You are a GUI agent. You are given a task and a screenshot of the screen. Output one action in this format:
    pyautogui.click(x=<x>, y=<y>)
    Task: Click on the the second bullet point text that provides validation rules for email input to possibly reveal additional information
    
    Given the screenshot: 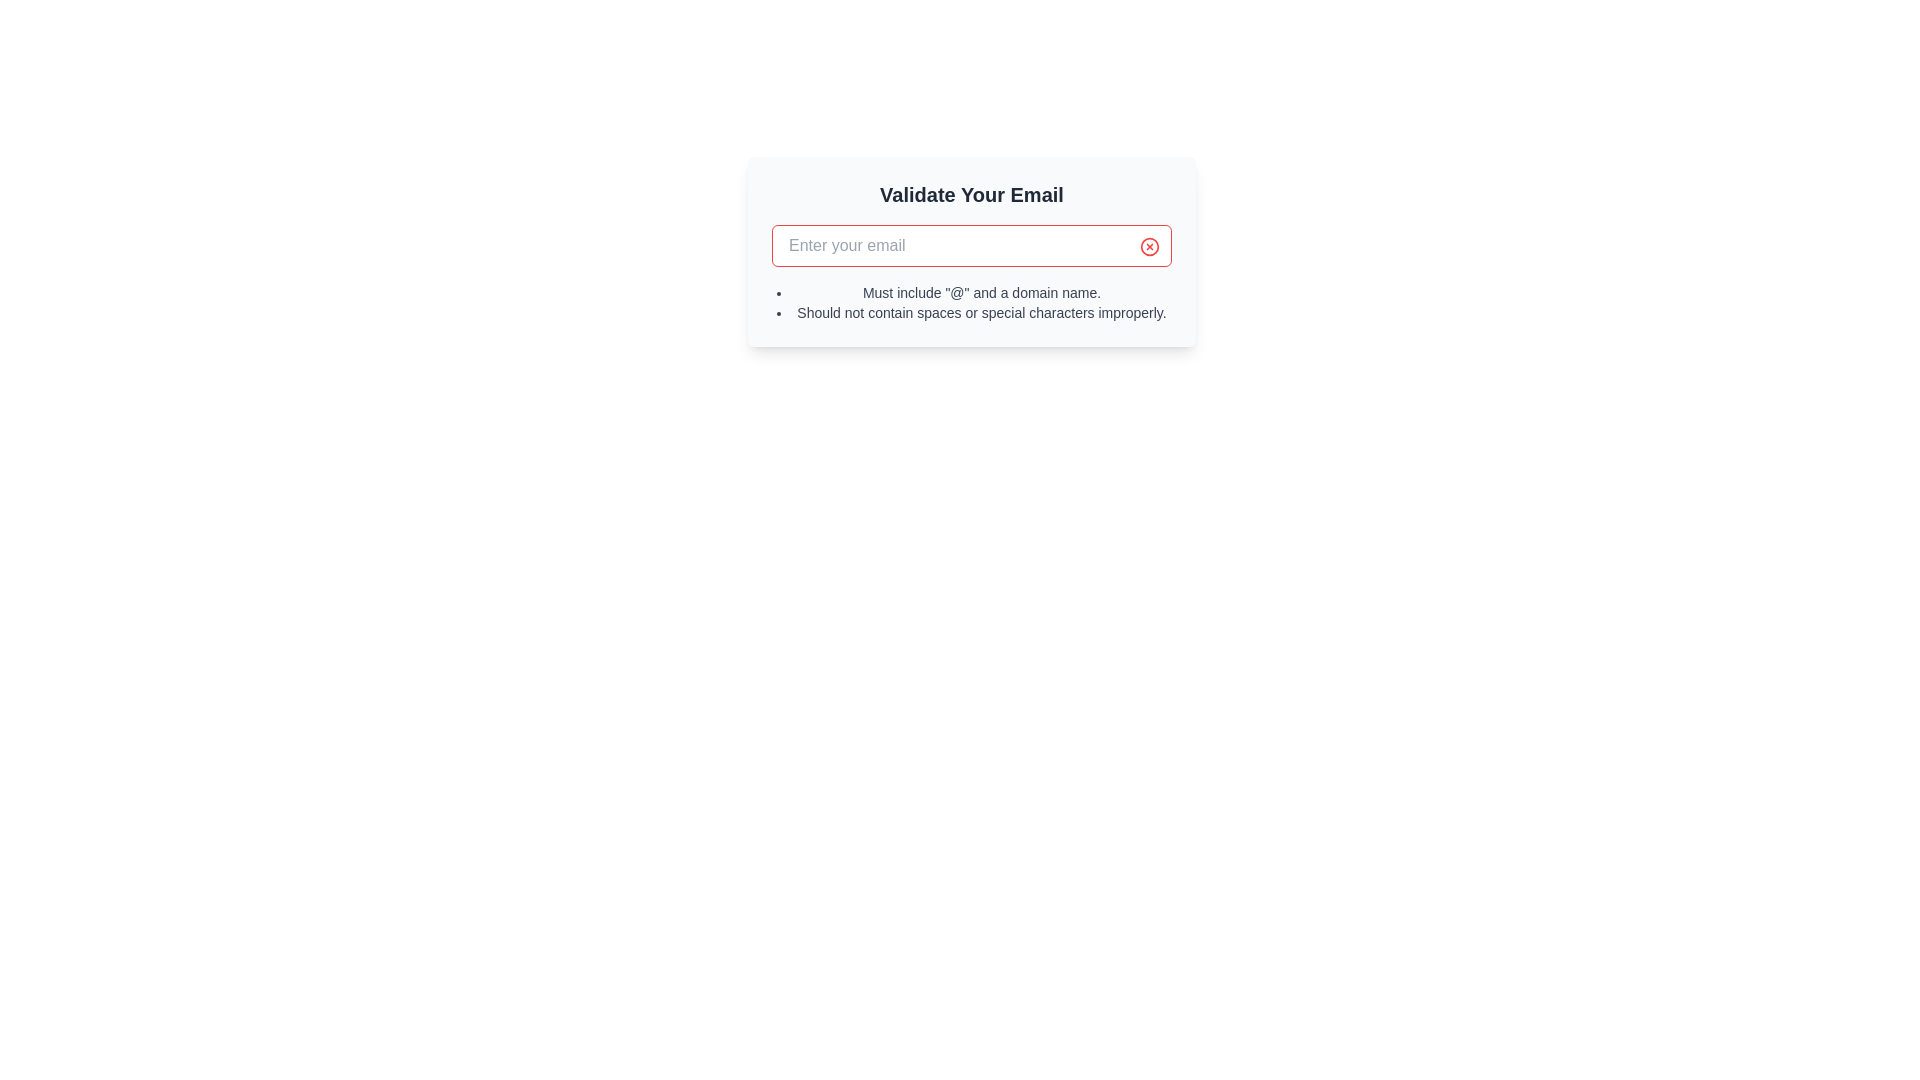 What is the action you would take?
    pyautogui.click(x=982, y=312)
    